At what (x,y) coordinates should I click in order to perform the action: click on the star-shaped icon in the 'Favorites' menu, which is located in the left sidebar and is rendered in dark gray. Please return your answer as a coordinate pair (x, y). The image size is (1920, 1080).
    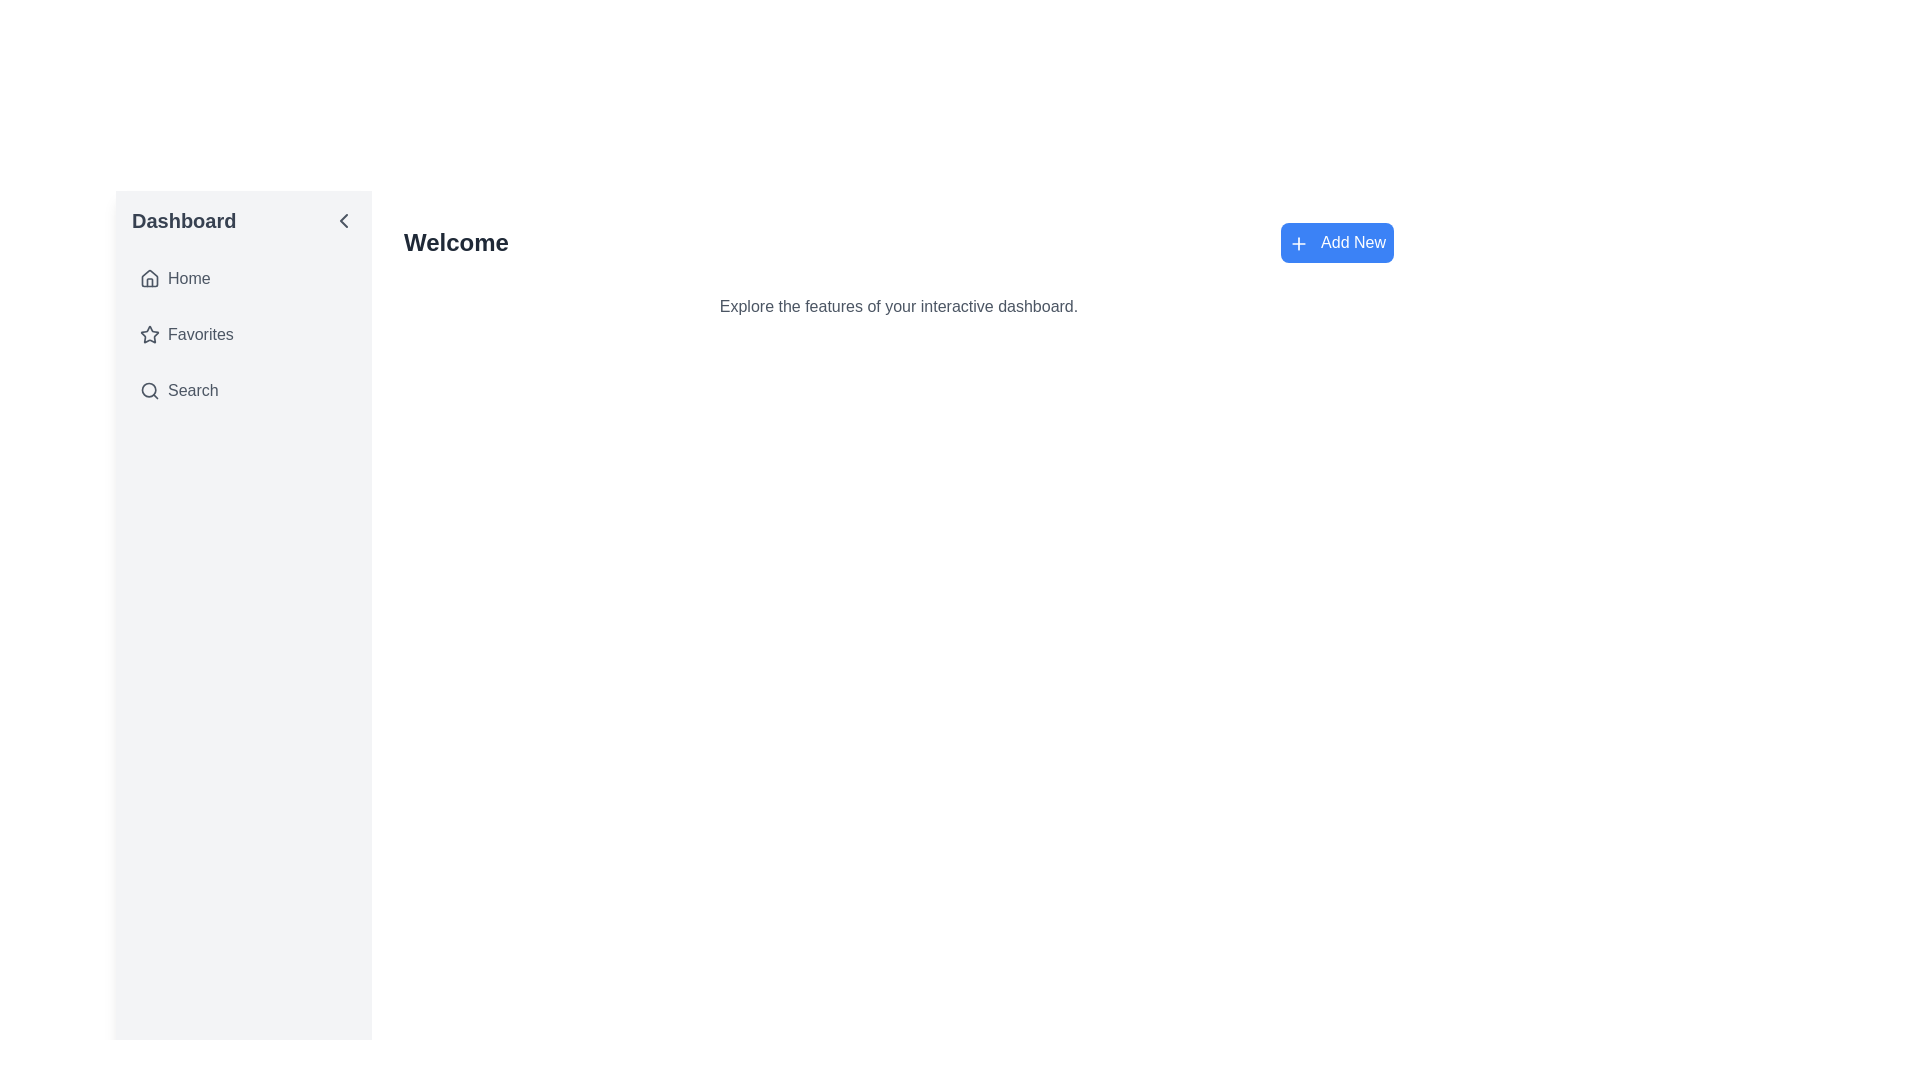
    Looking at the image, I should click on (148, 334).